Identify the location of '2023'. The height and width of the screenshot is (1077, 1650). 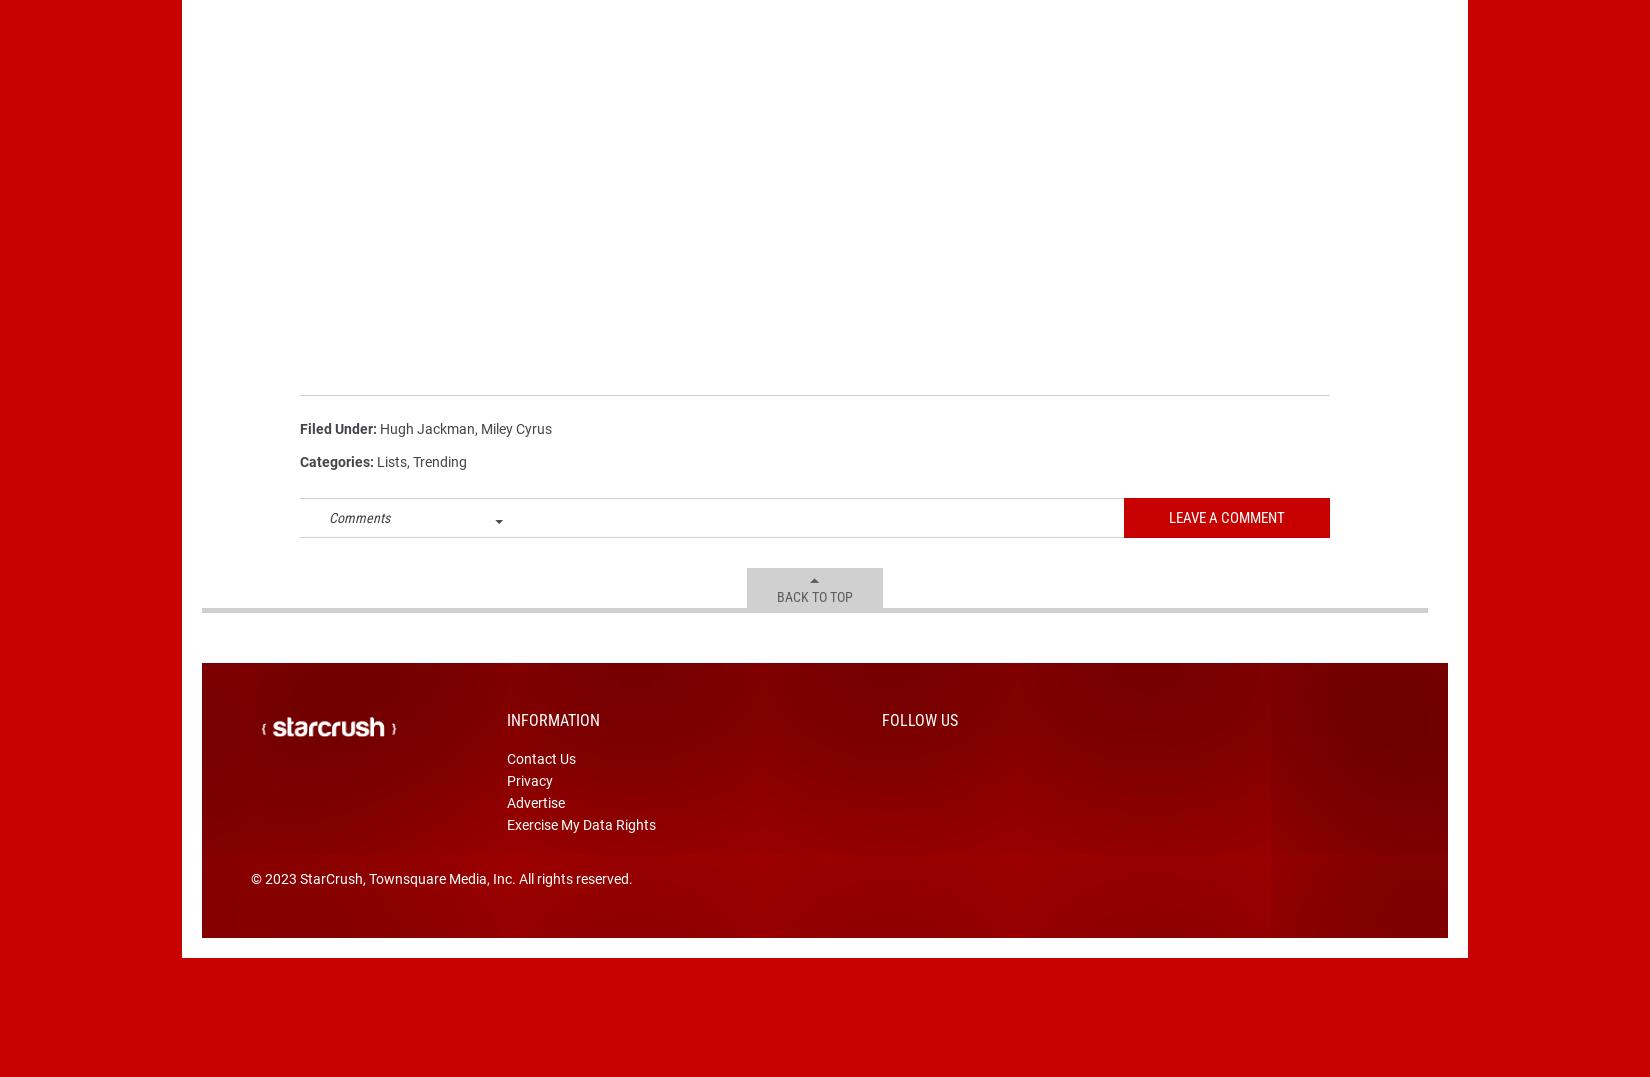
(280, 909).